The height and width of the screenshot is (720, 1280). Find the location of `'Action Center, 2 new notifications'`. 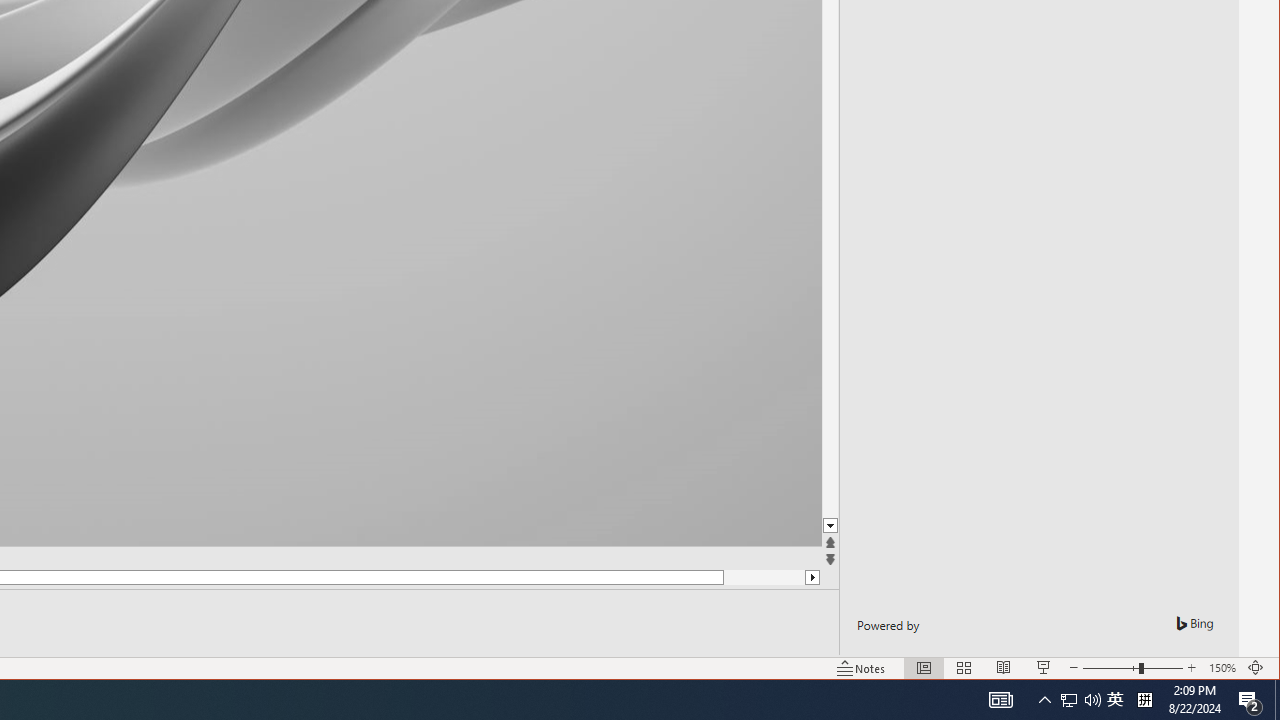

'Action Center, 2 new notifications' is located at coordinates (1250, 698).